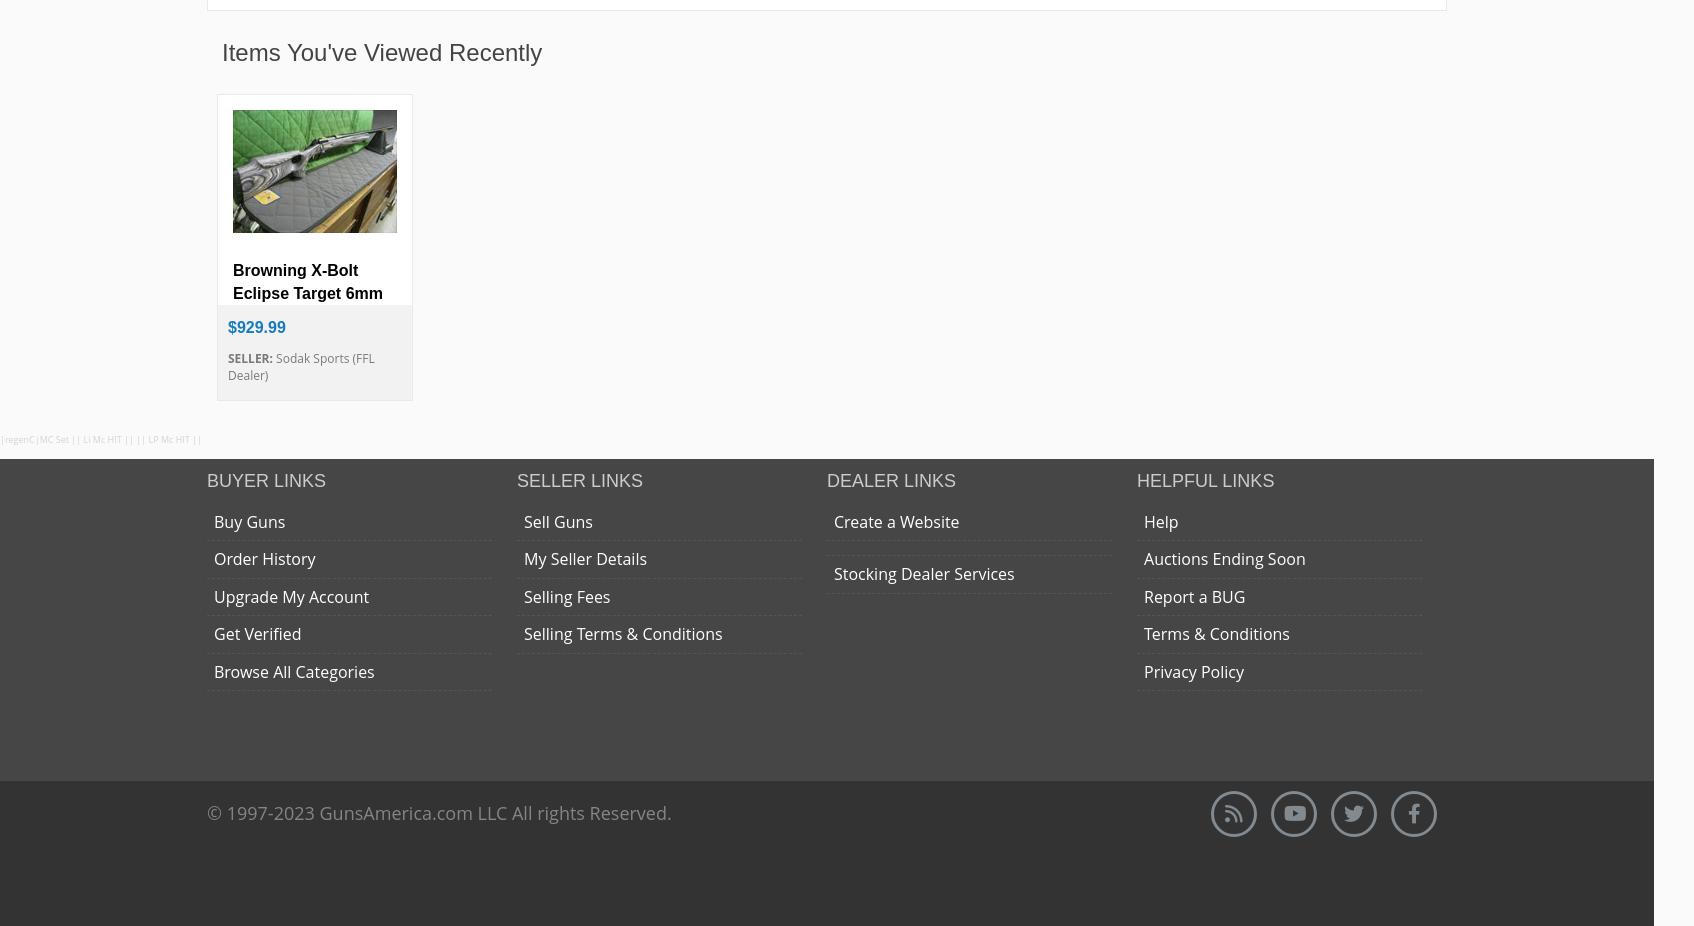  What do you see at coordinates (248, 520) in the screenshot?
I see `'Buy Guns'` at bounding box center [248, 520].